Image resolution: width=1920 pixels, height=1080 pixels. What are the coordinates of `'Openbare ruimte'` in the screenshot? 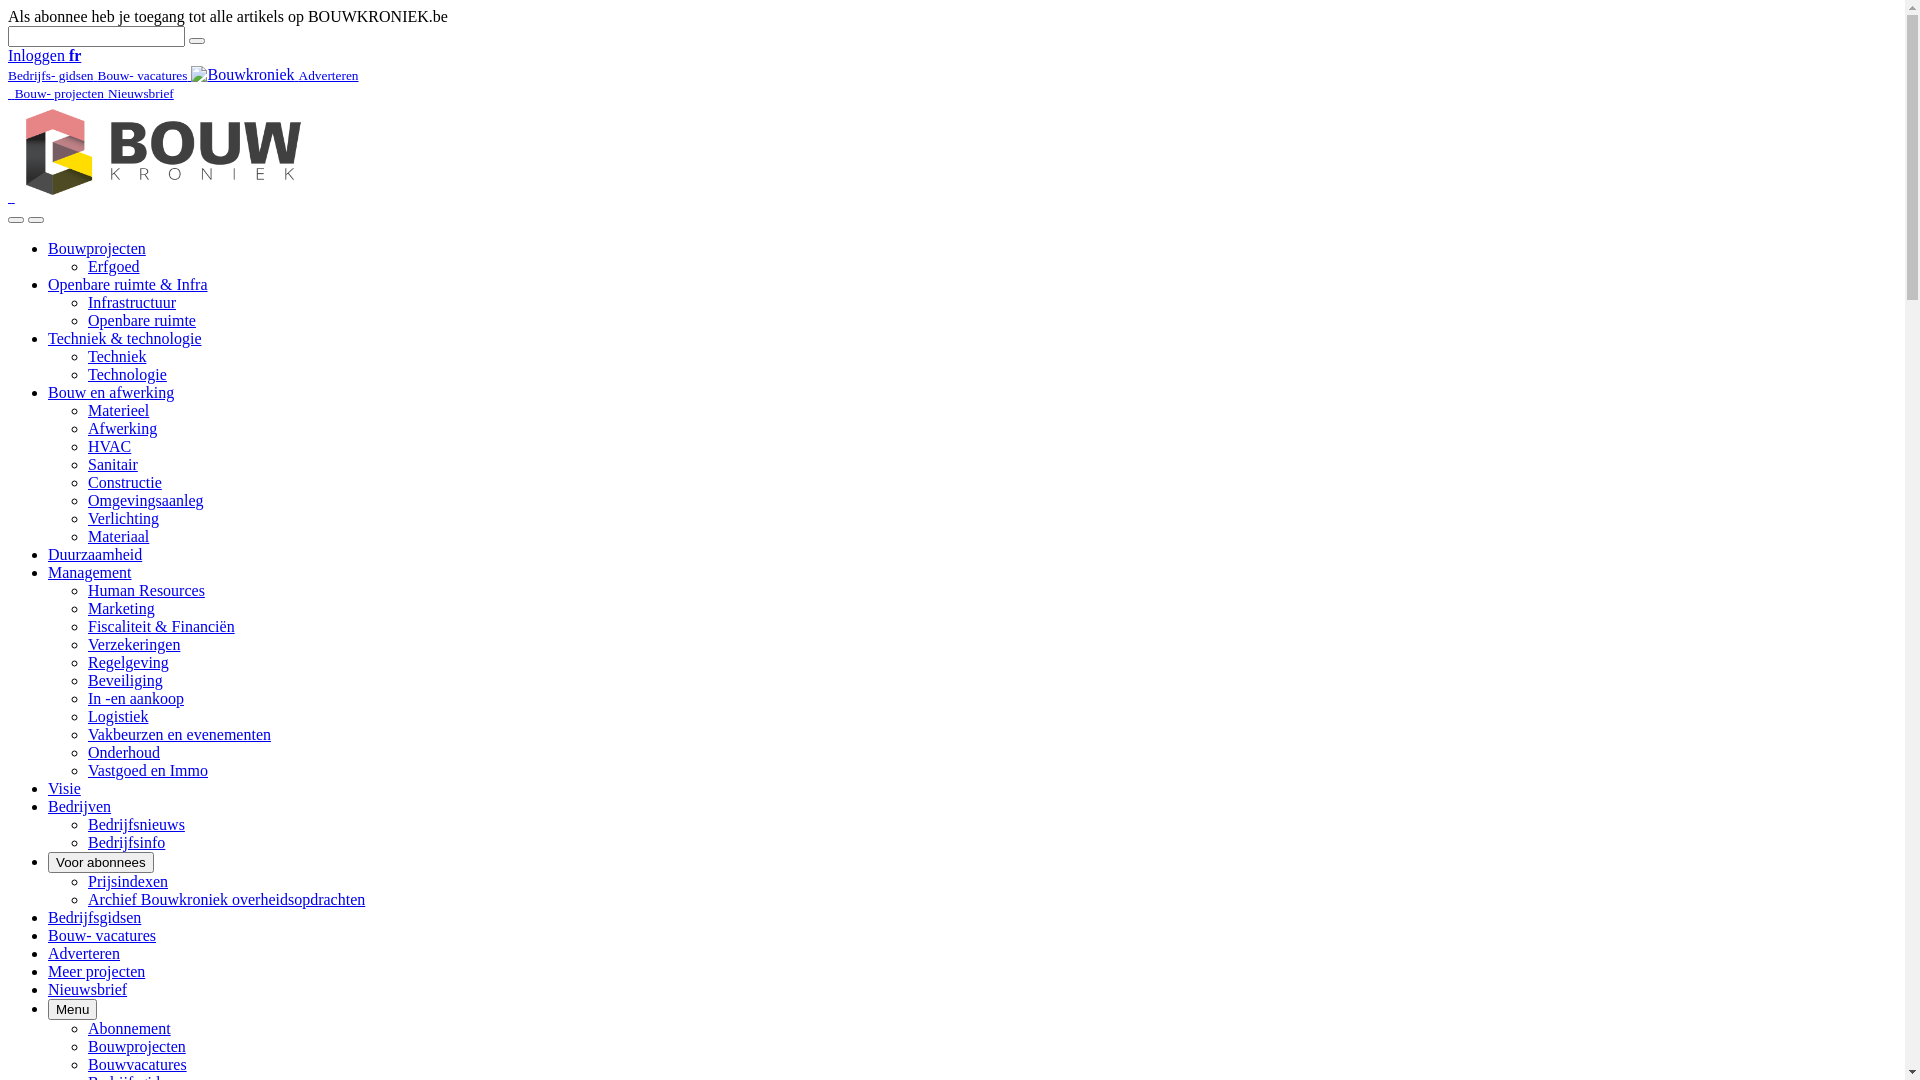 It's located at (141, 319).